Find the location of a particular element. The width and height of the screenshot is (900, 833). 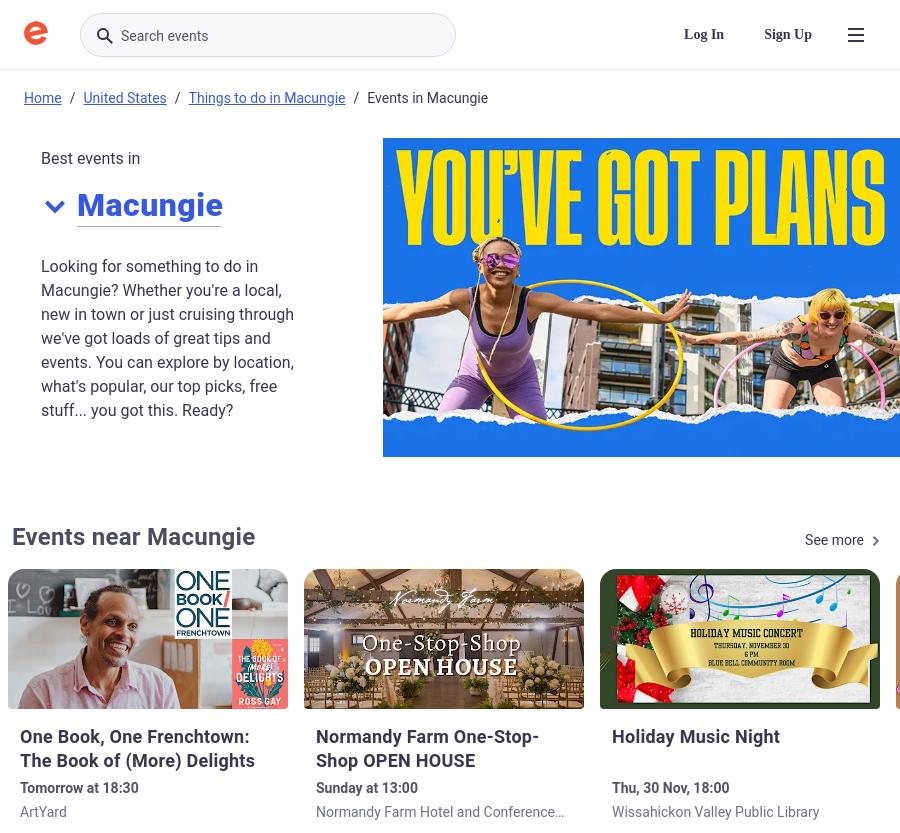

'Events in Macungie' is located at coordinates (427, 96).